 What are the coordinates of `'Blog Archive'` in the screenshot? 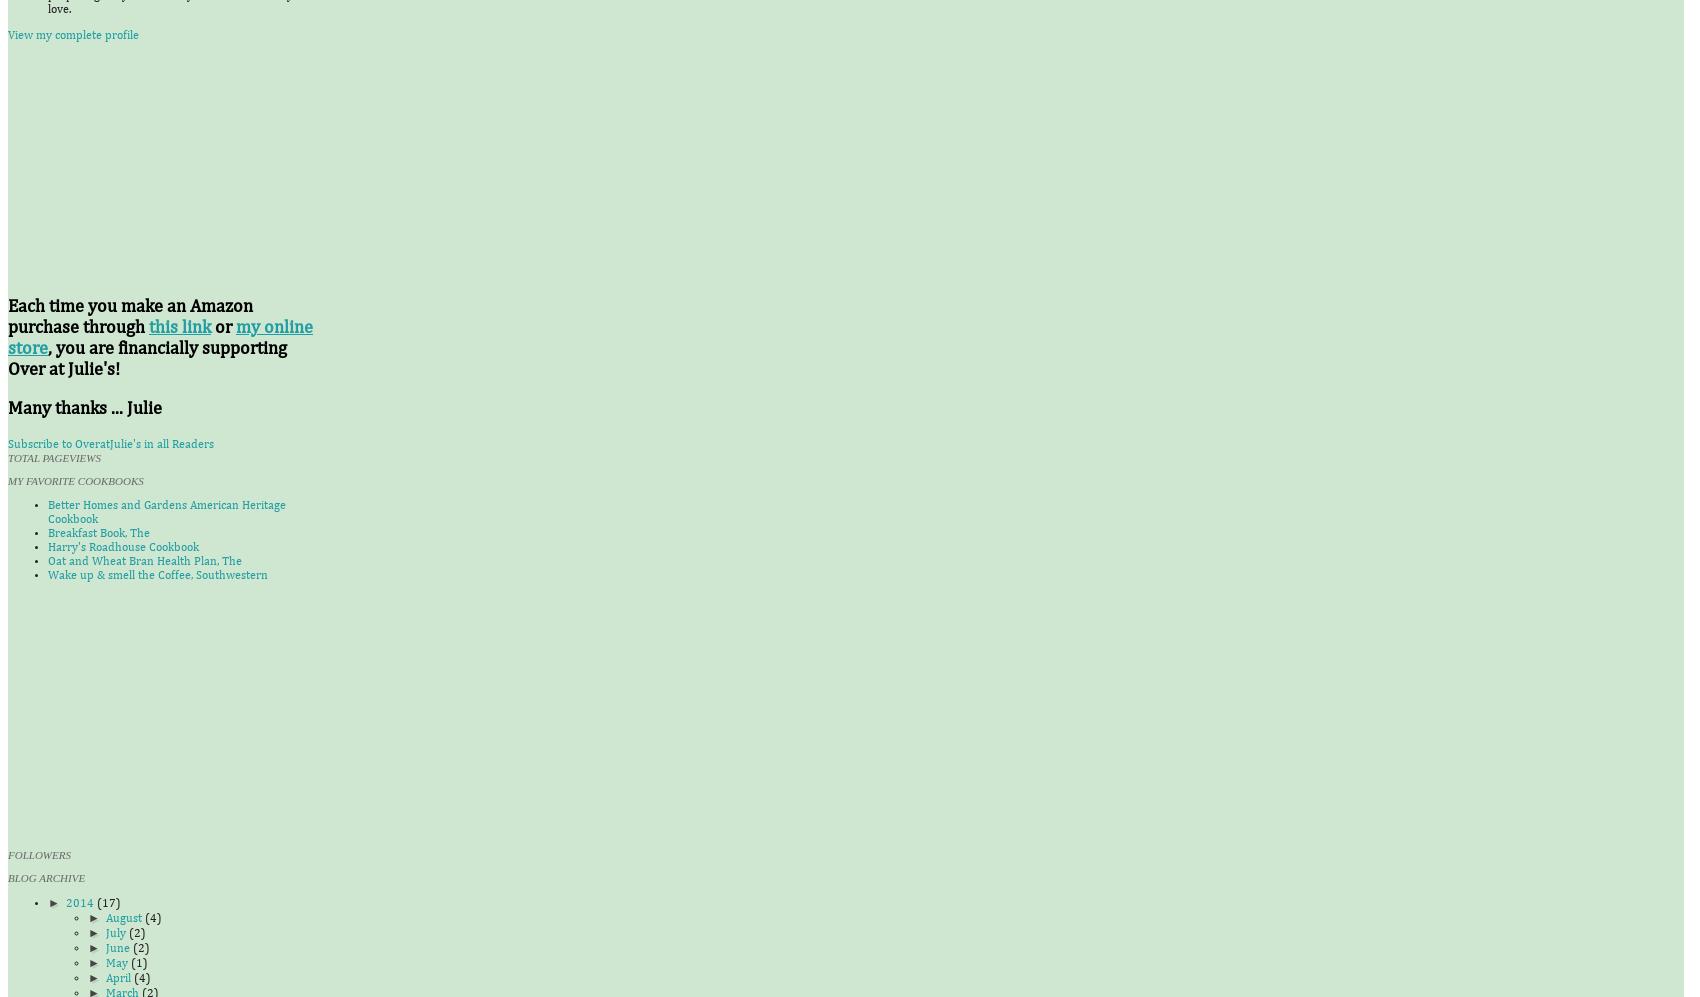 It's located at (46, 876).